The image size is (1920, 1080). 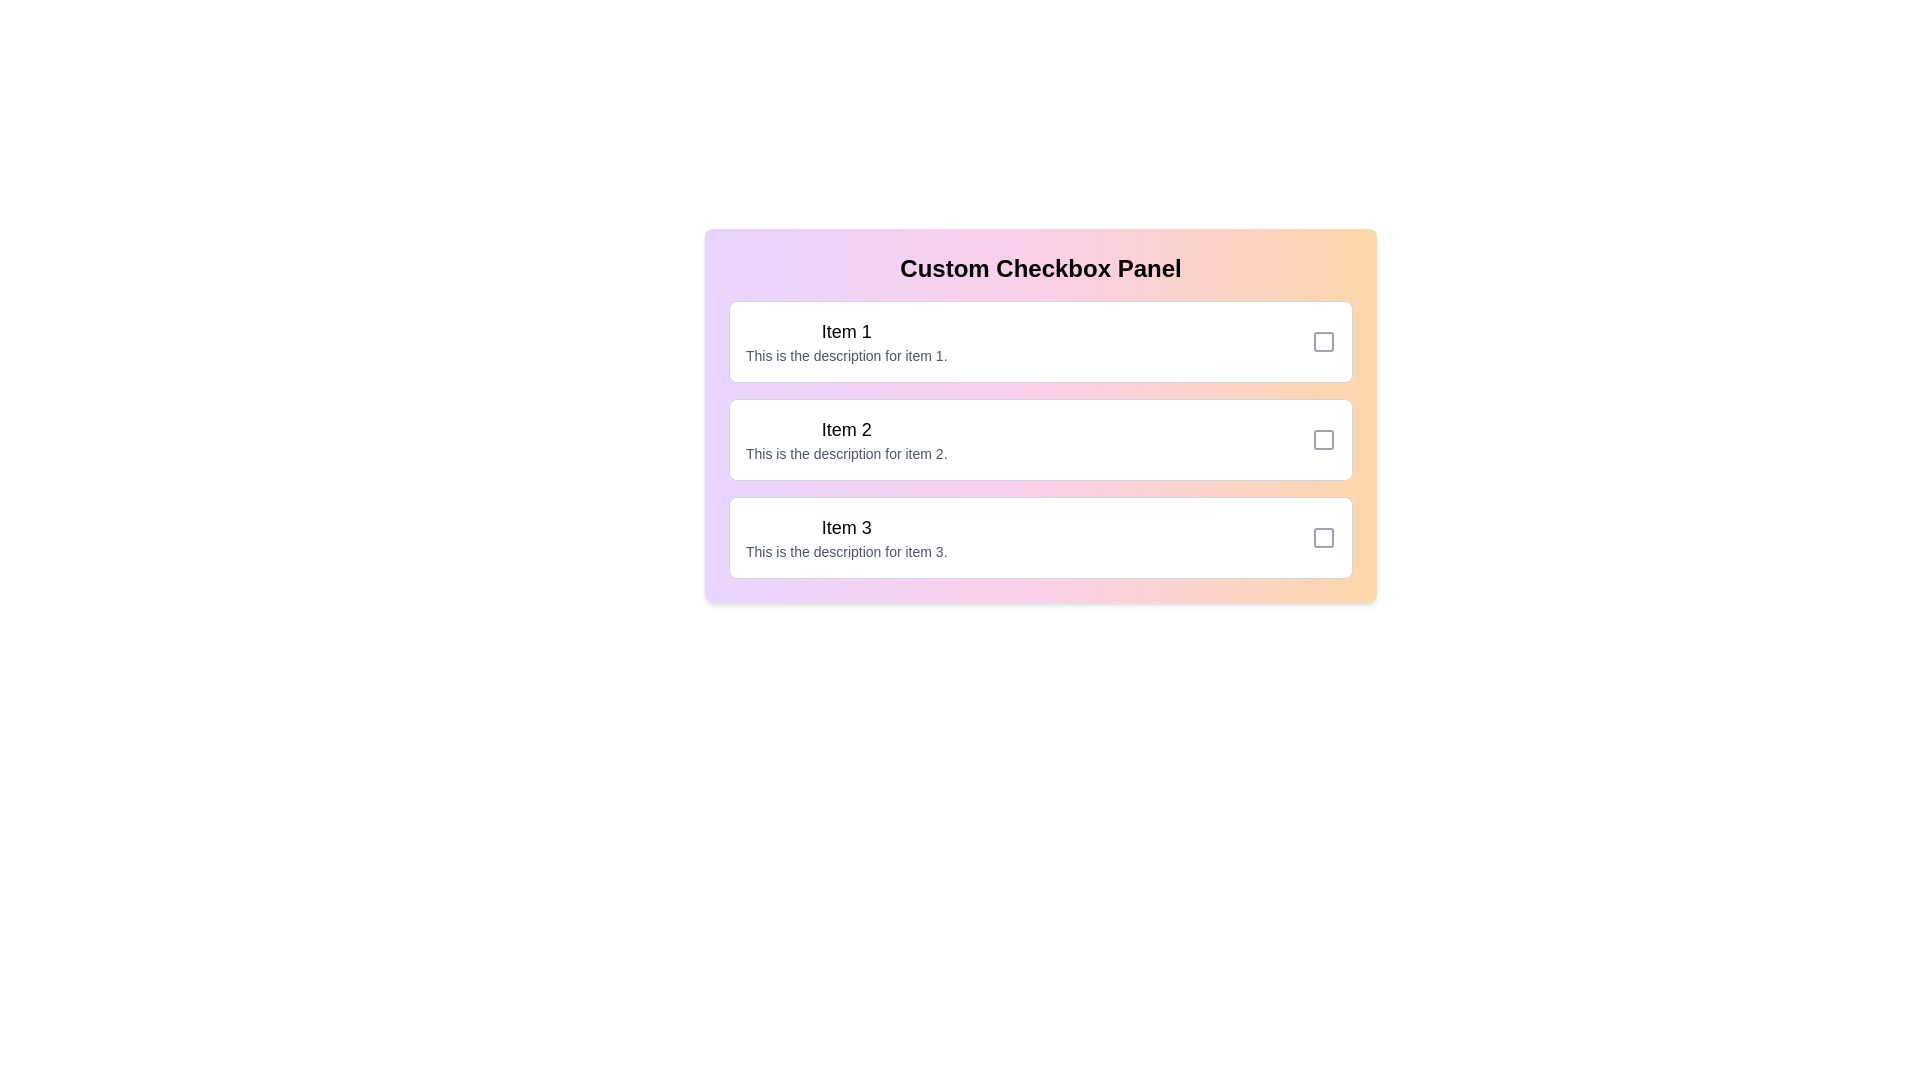 I want to click on the title of Item 1, so click(x=846, y=330).